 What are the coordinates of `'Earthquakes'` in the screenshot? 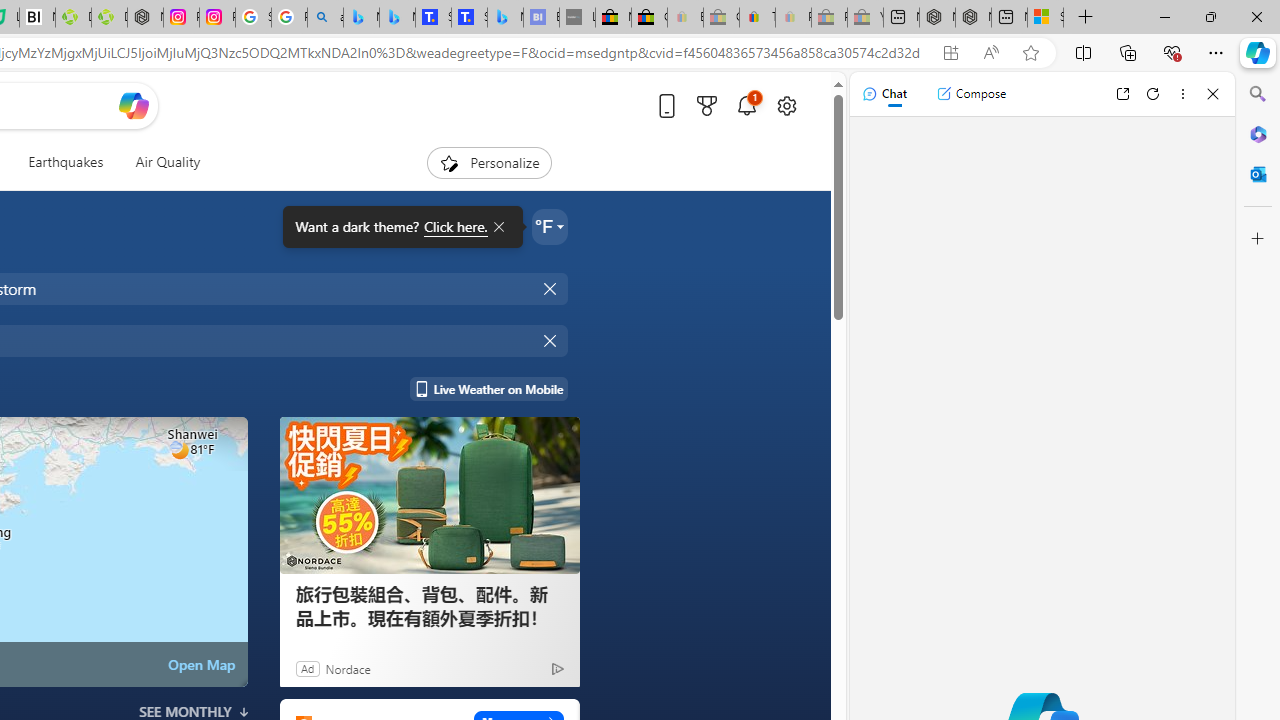 It's located at (65, 162).